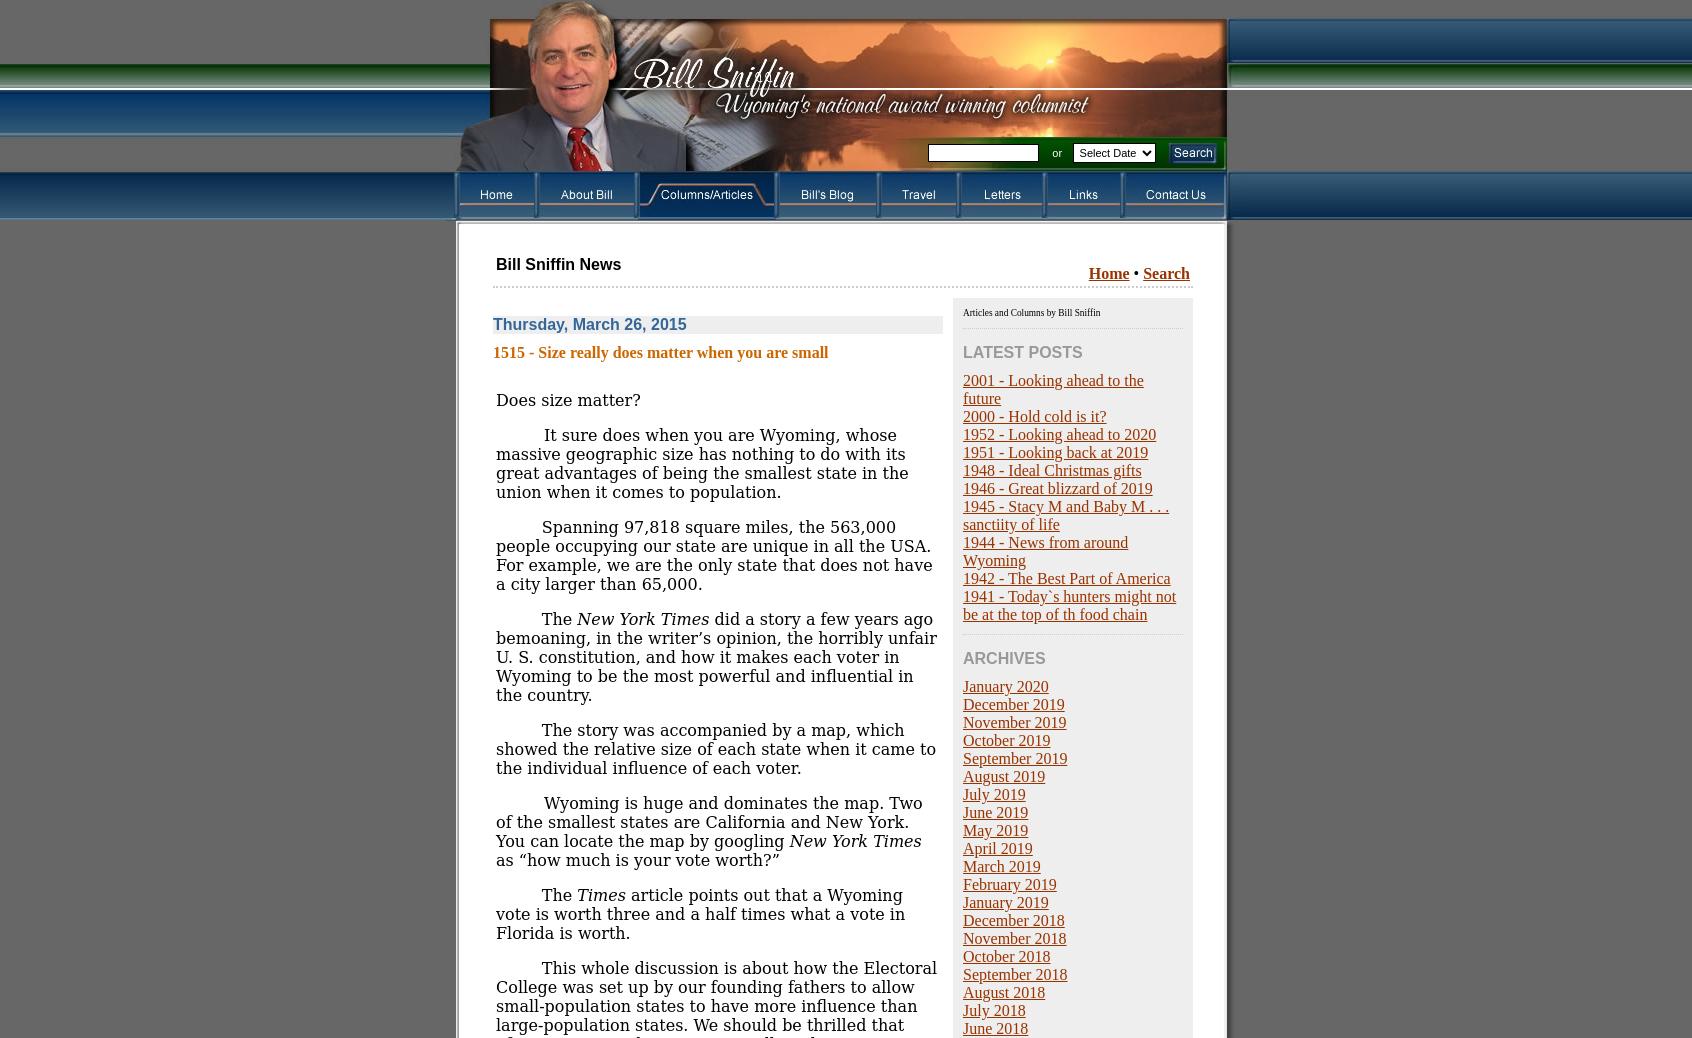 The width and height of the screenshot is (1692, 1038). I want to click on '1942 - The Best Part of America', so click(1066, 577).